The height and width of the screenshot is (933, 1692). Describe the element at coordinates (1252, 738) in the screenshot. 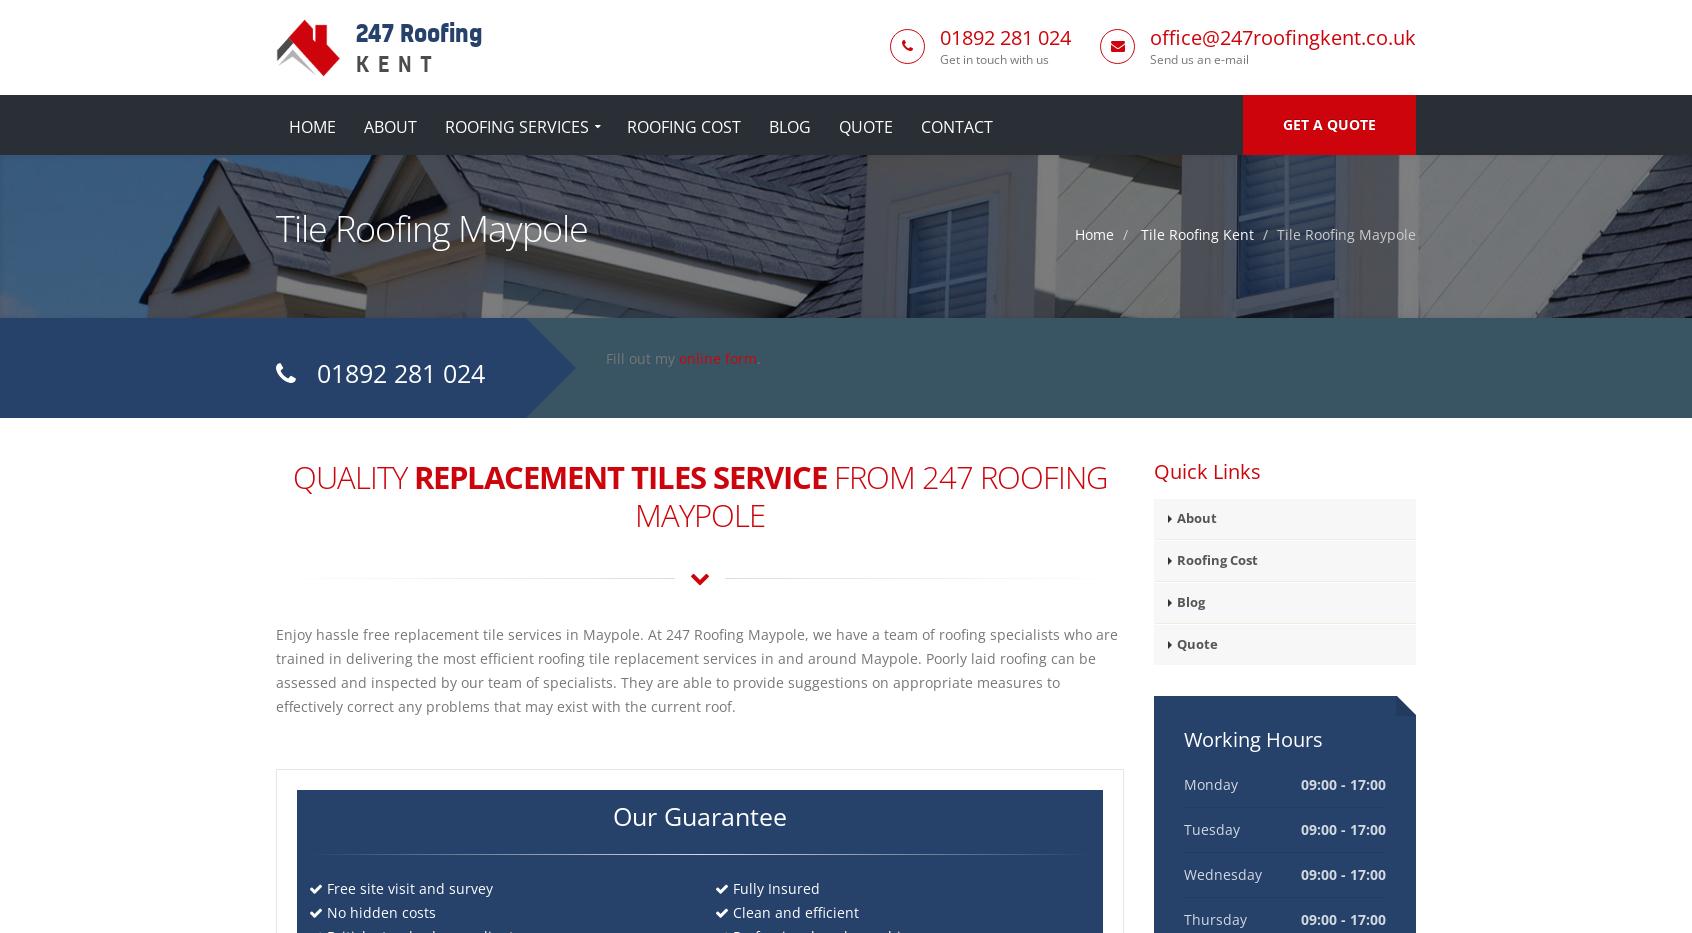

I see `'Working Hours'` at that location.